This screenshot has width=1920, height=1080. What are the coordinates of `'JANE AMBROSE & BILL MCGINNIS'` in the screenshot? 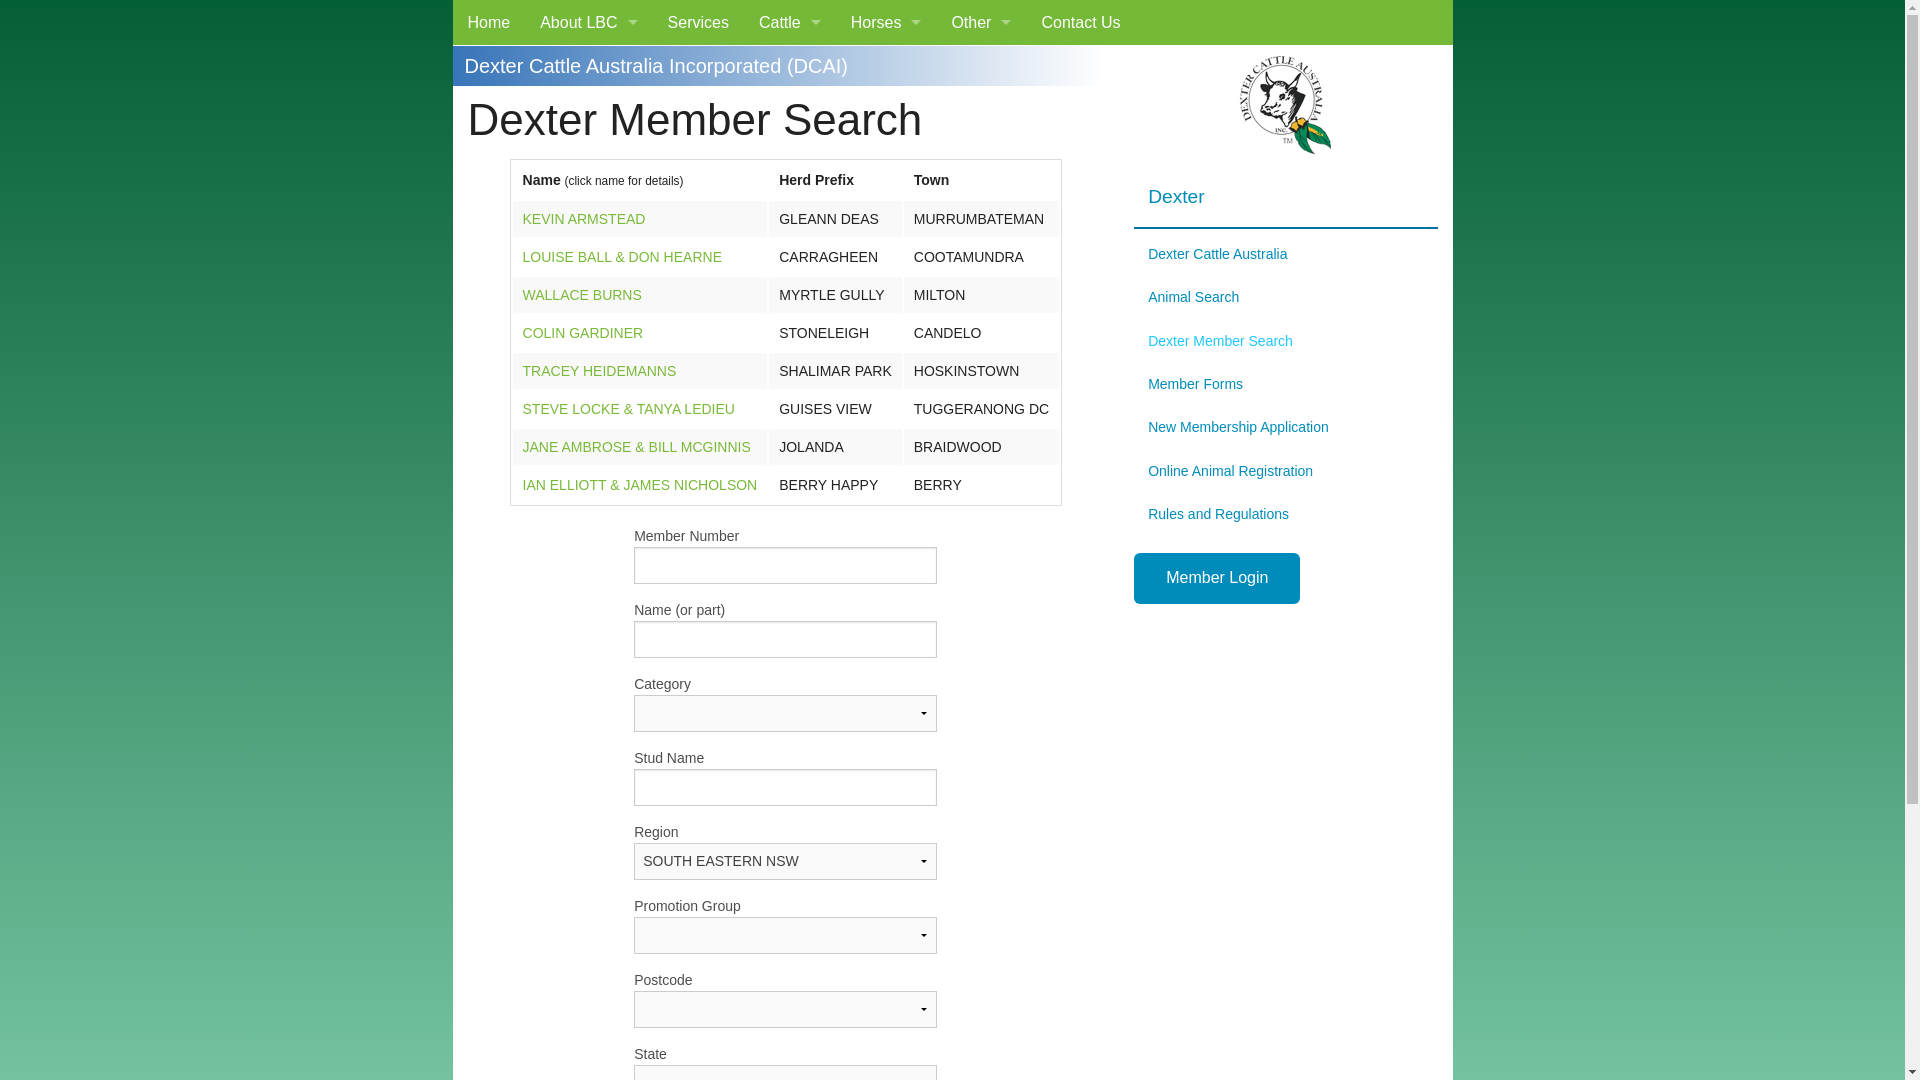 It's located at (636, 446).